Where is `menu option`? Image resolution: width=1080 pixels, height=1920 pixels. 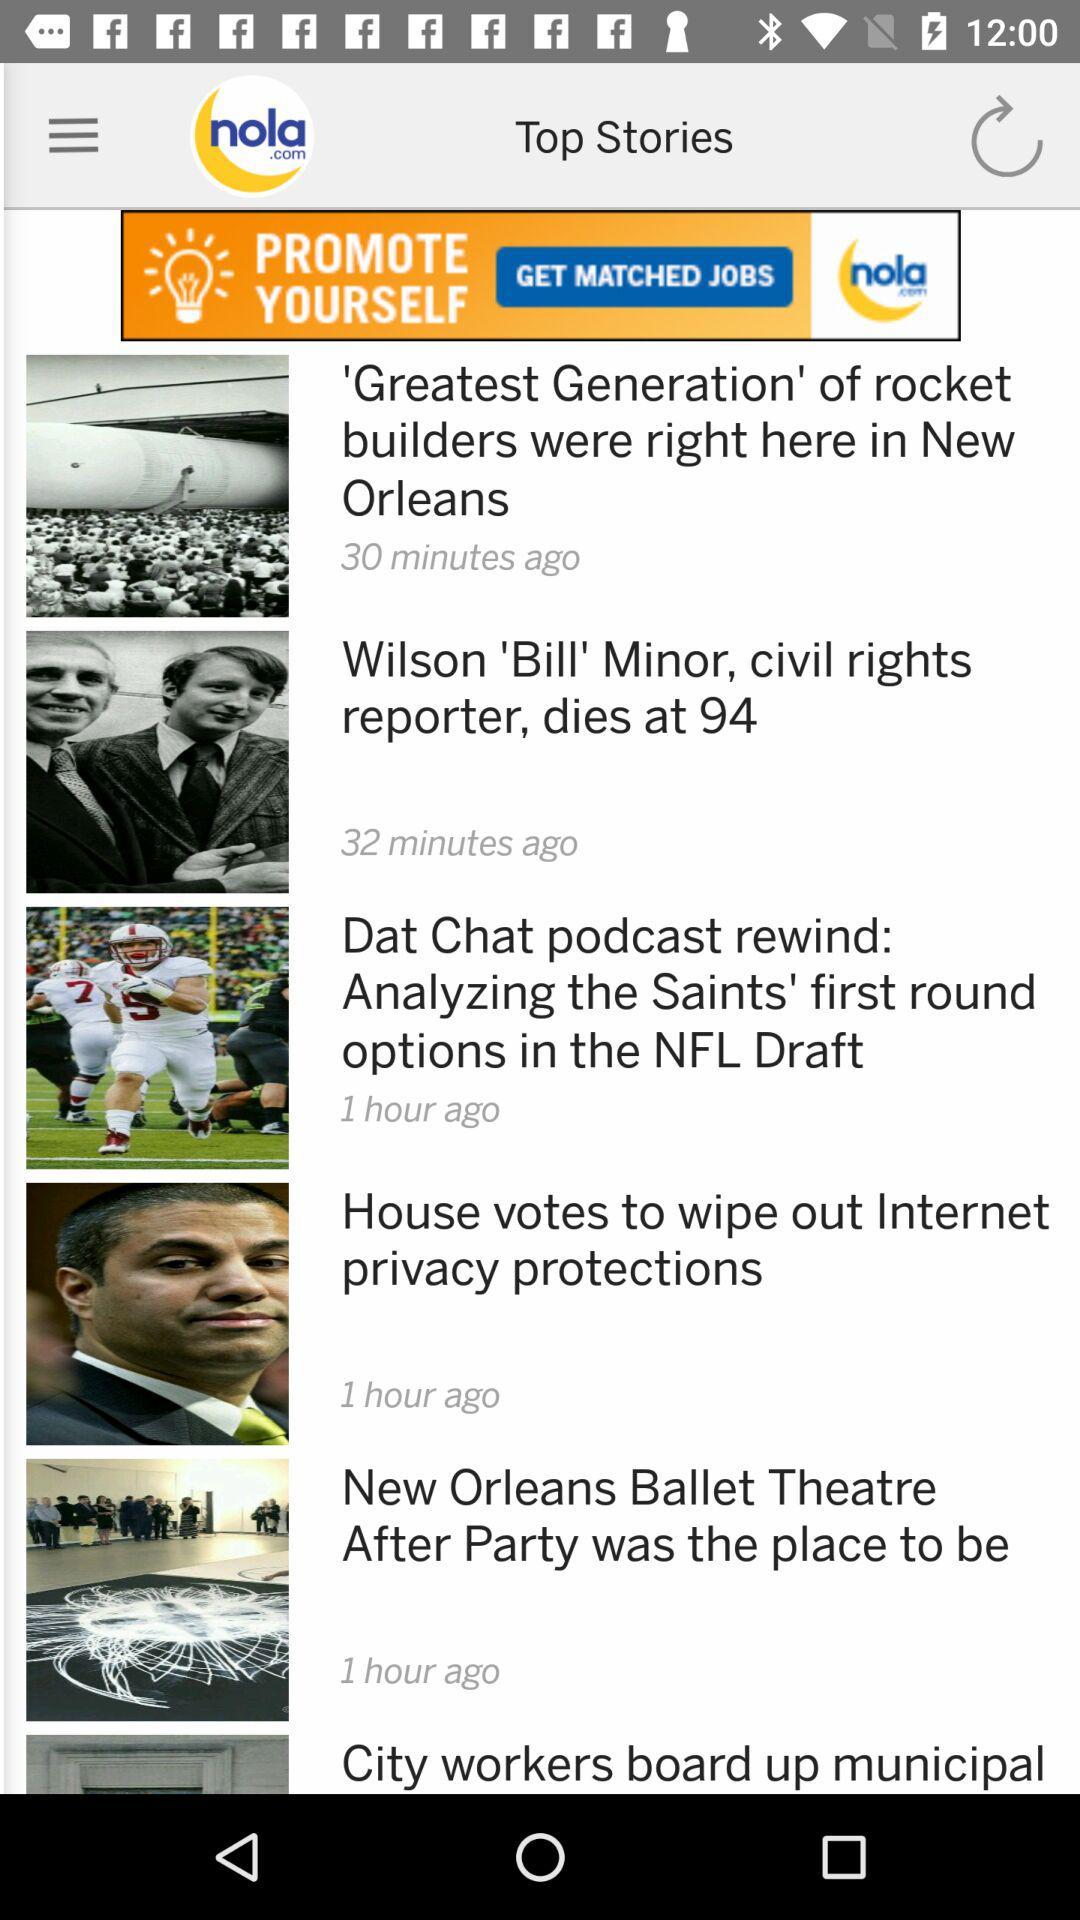
menu option is located at coordinates (72, 135).